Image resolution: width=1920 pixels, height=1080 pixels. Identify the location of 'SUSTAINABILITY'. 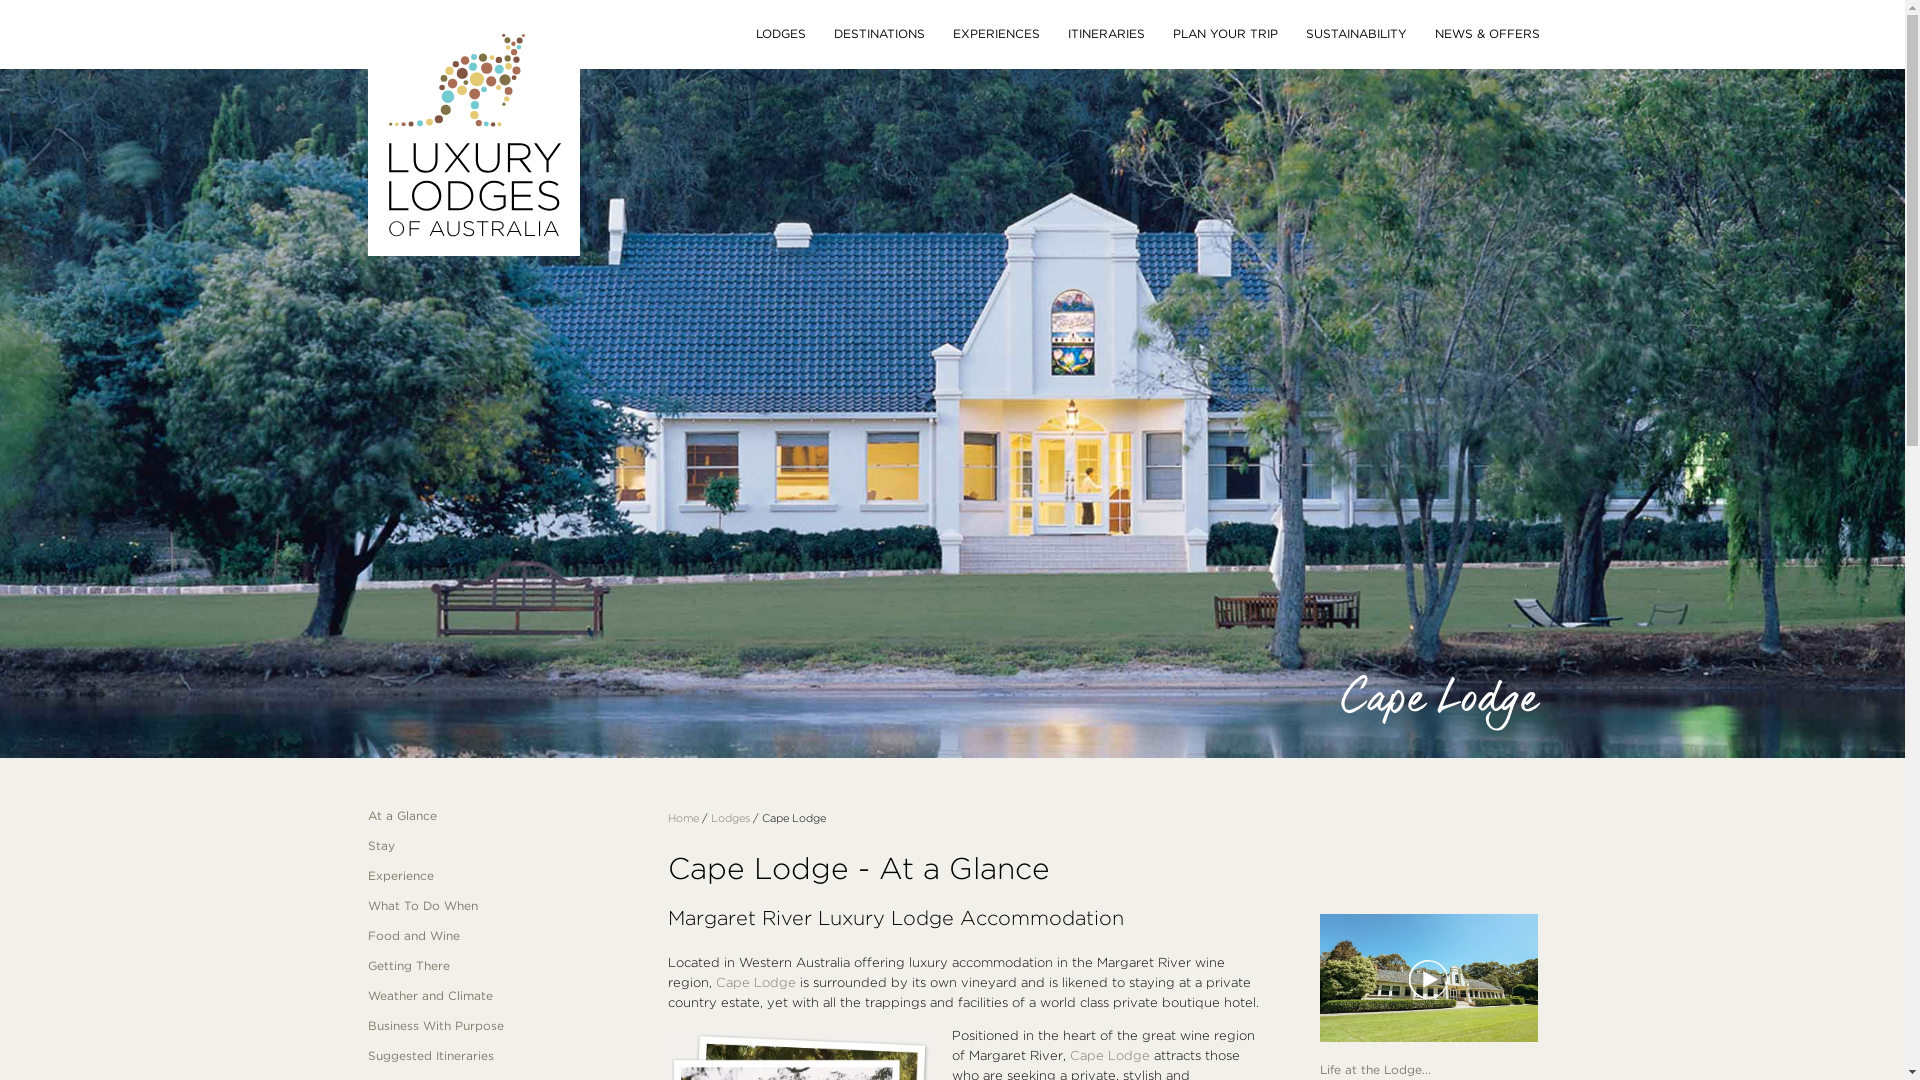
(1356, 34).